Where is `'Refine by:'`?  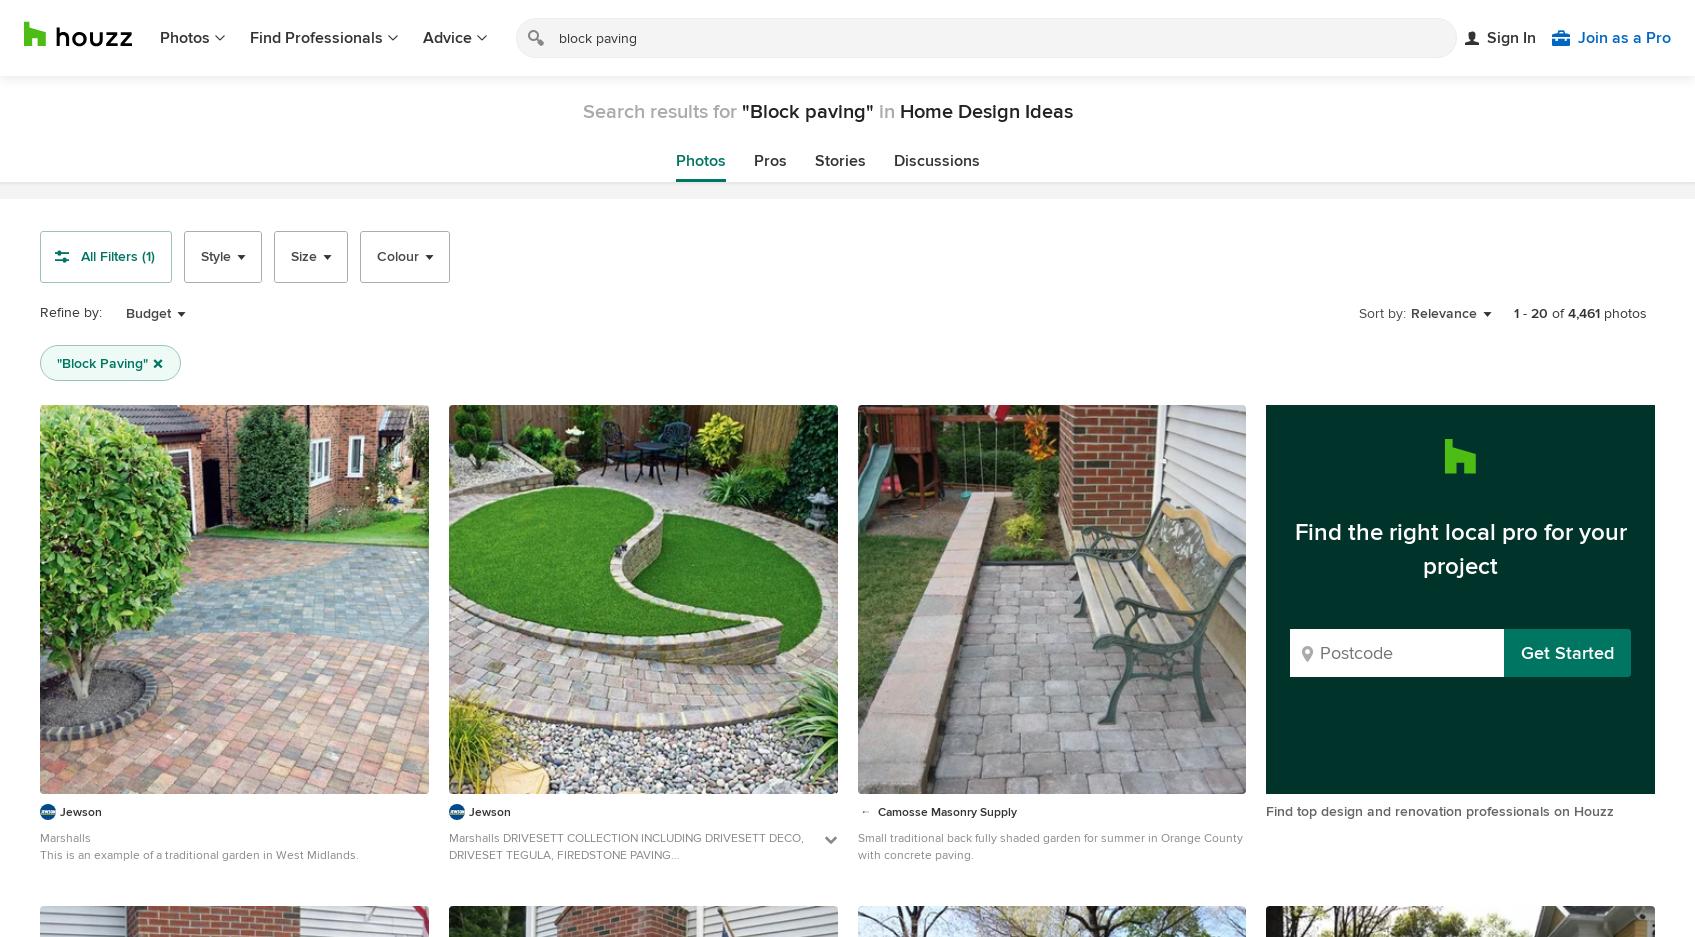
'Refine by:' is located at coordinates (70, 311).